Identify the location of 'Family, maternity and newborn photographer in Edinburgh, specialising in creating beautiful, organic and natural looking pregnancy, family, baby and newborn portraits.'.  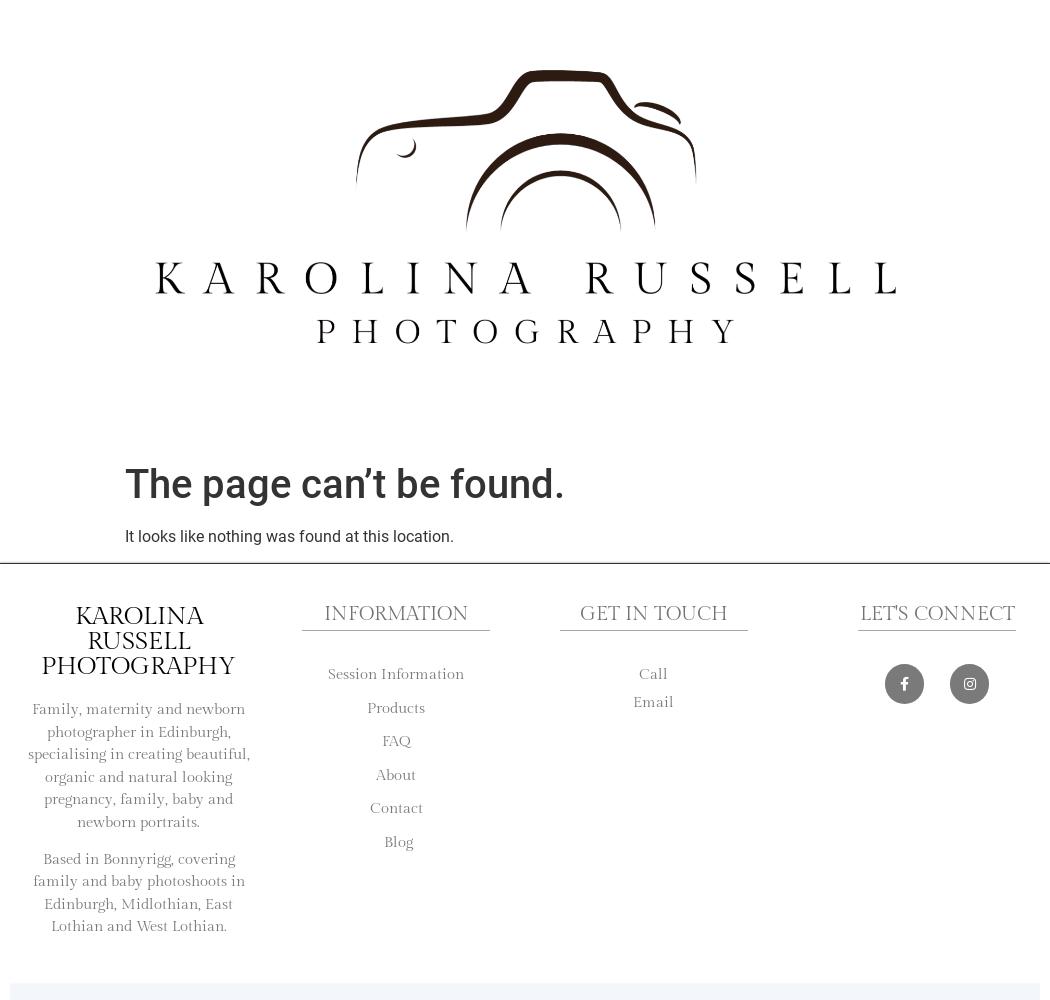
(136, 765).